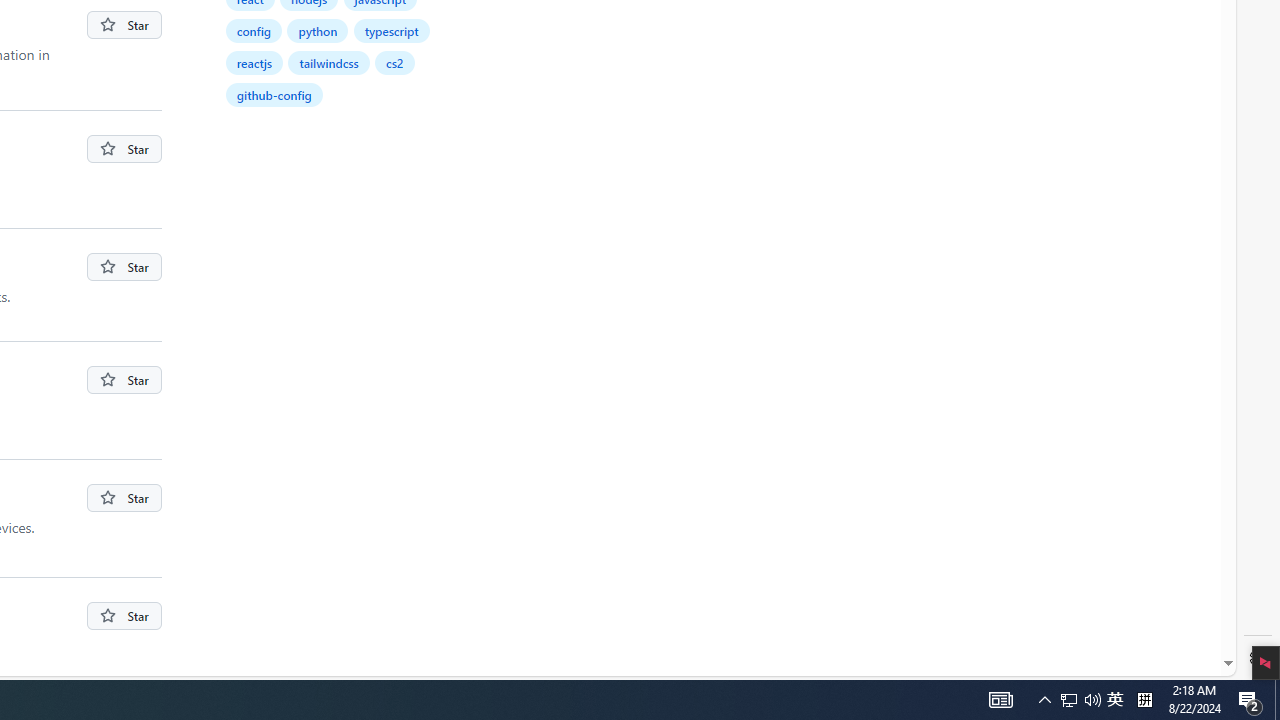 This screenshot has width=1280, height=720. I want to click on 'tailwindcss', so click(330, 61).